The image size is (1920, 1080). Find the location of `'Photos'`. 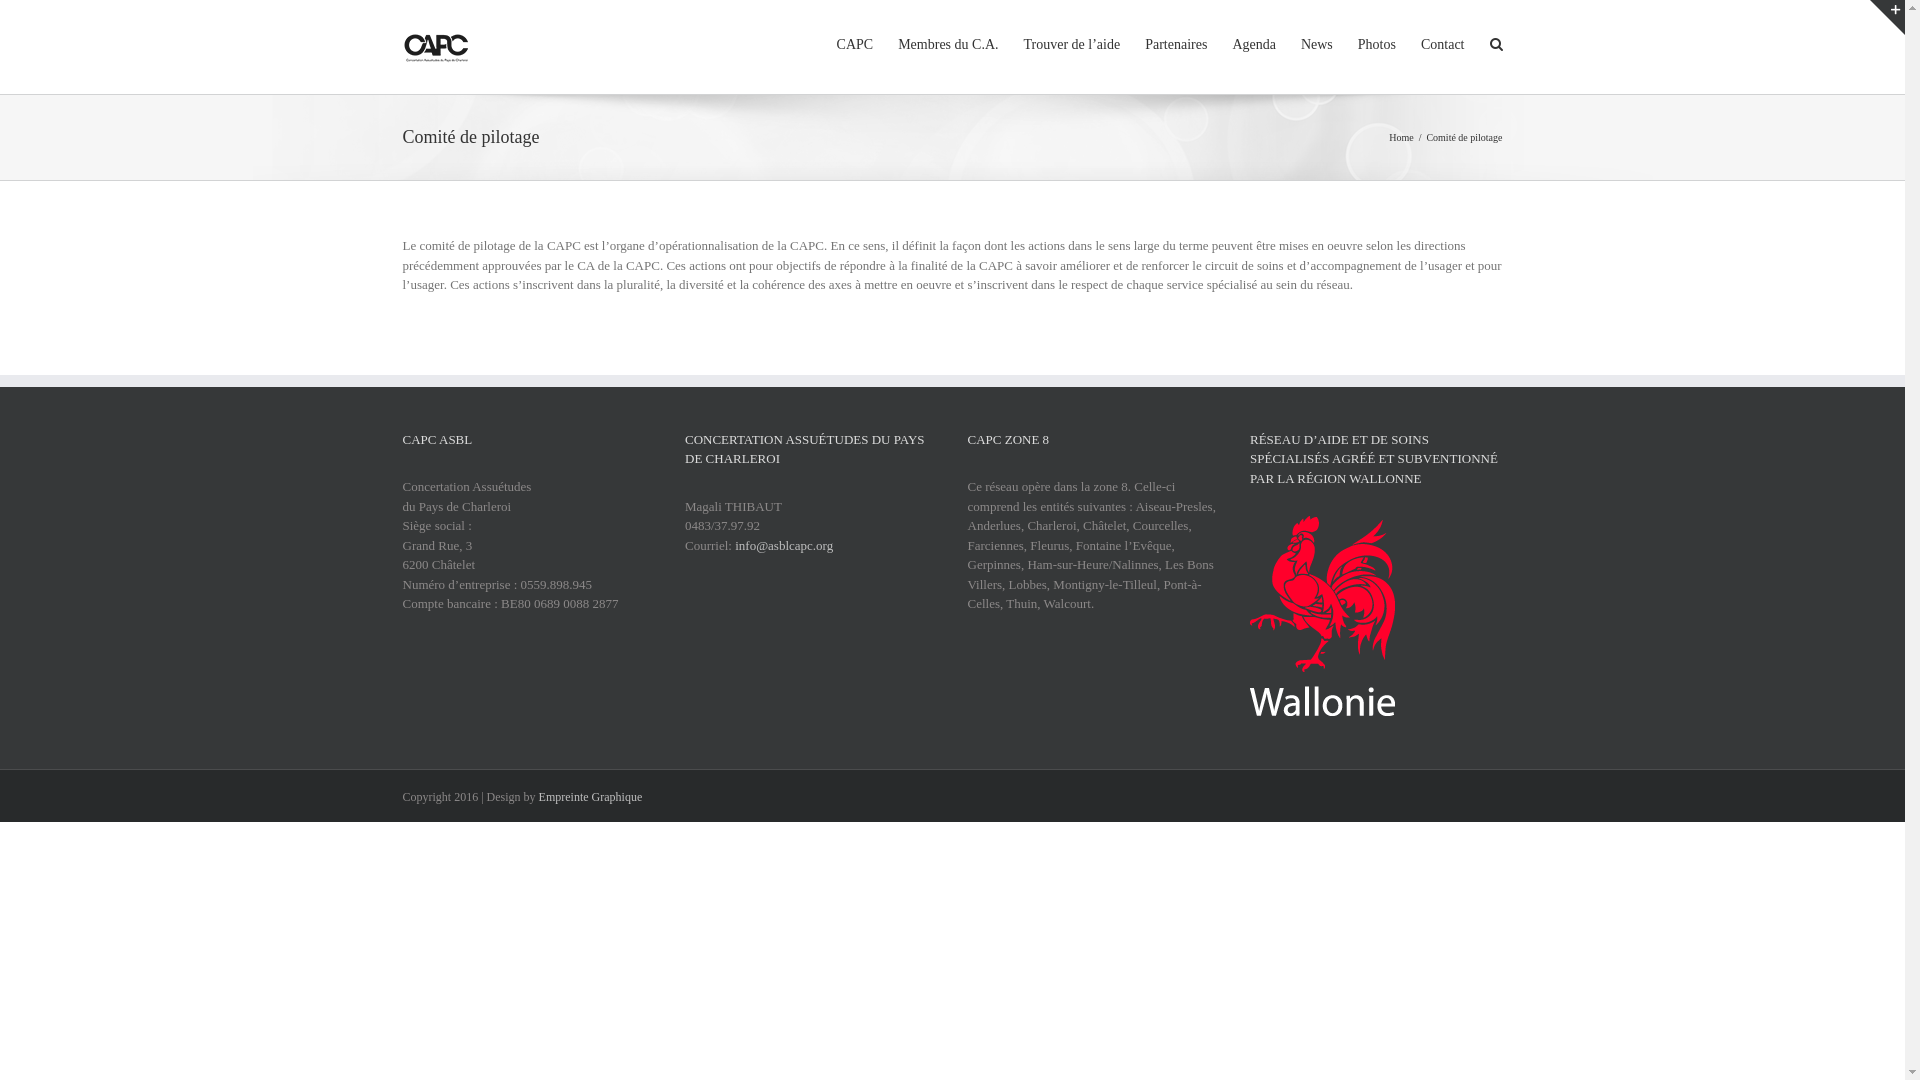

'Photos' is located at coordinates (1376, 42).